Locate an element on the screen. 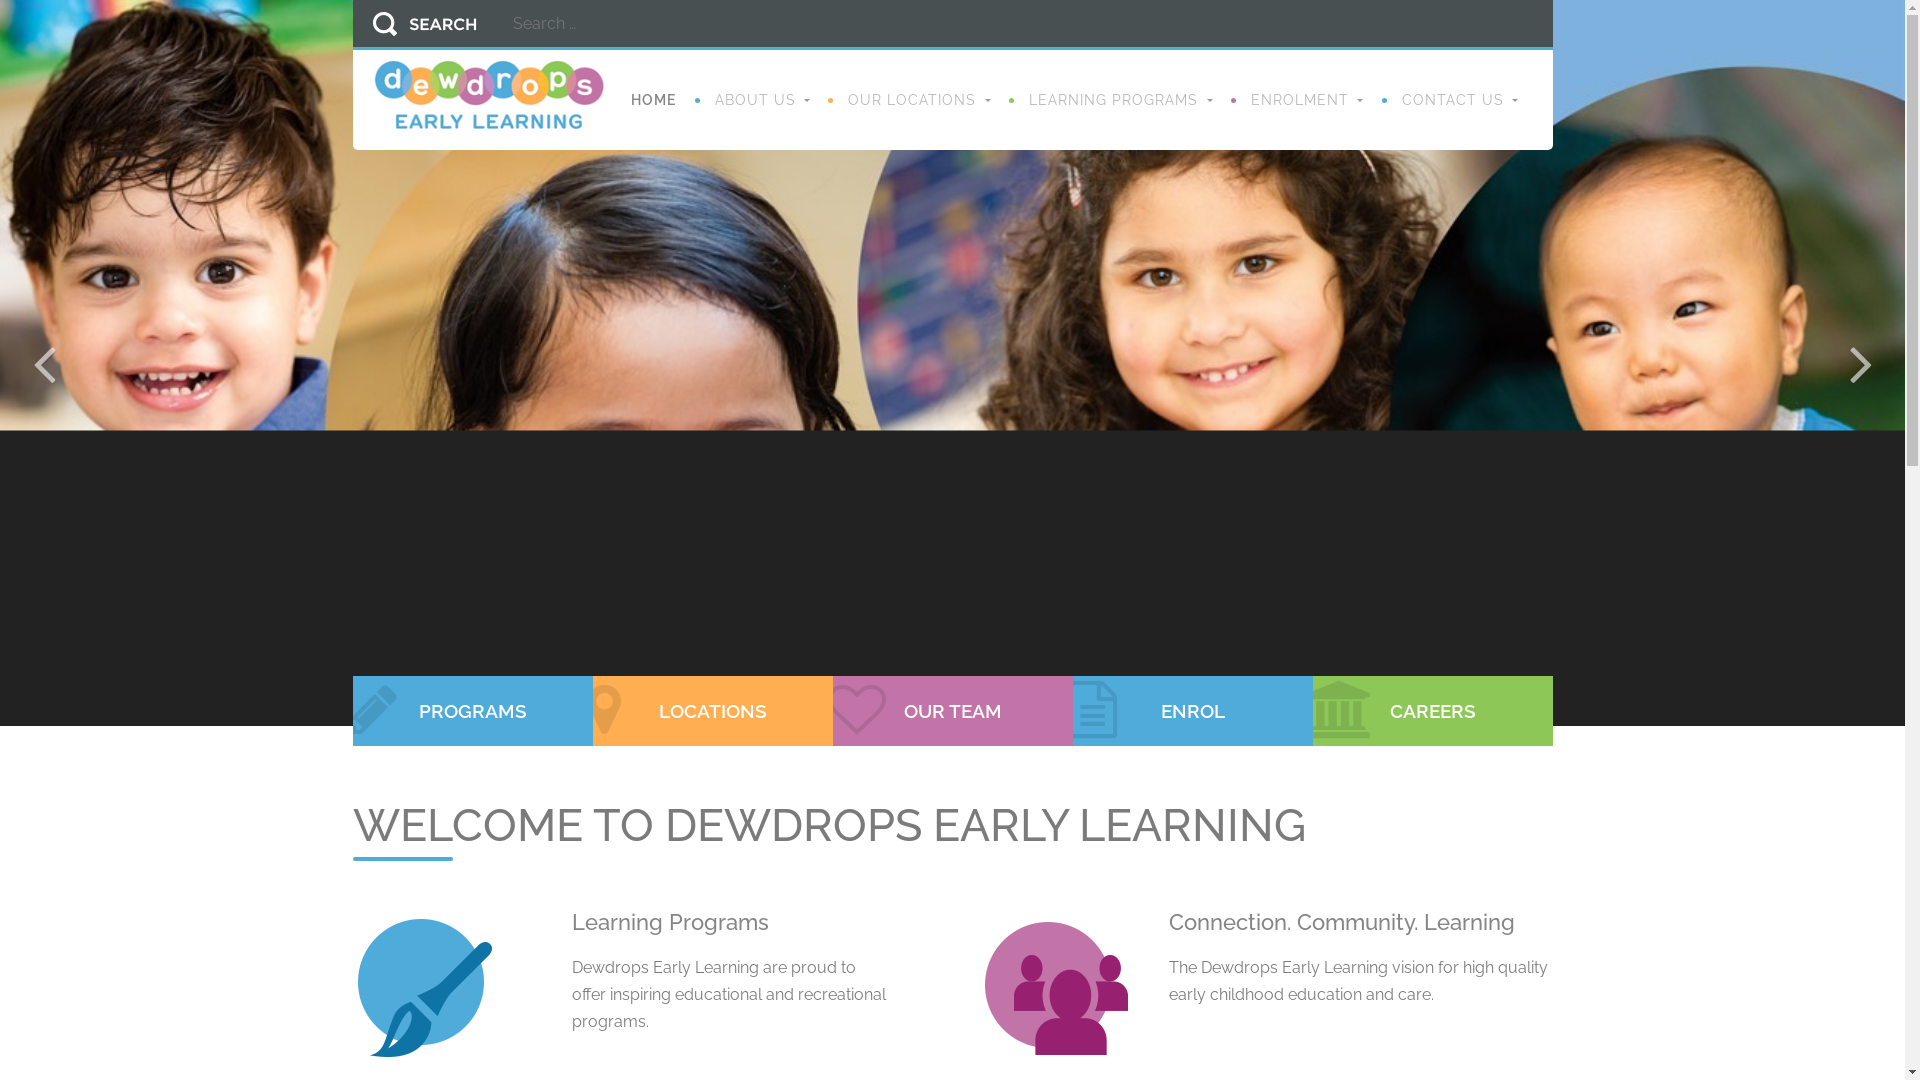  'OUR TEAM' is located at coordinates (831, 709).